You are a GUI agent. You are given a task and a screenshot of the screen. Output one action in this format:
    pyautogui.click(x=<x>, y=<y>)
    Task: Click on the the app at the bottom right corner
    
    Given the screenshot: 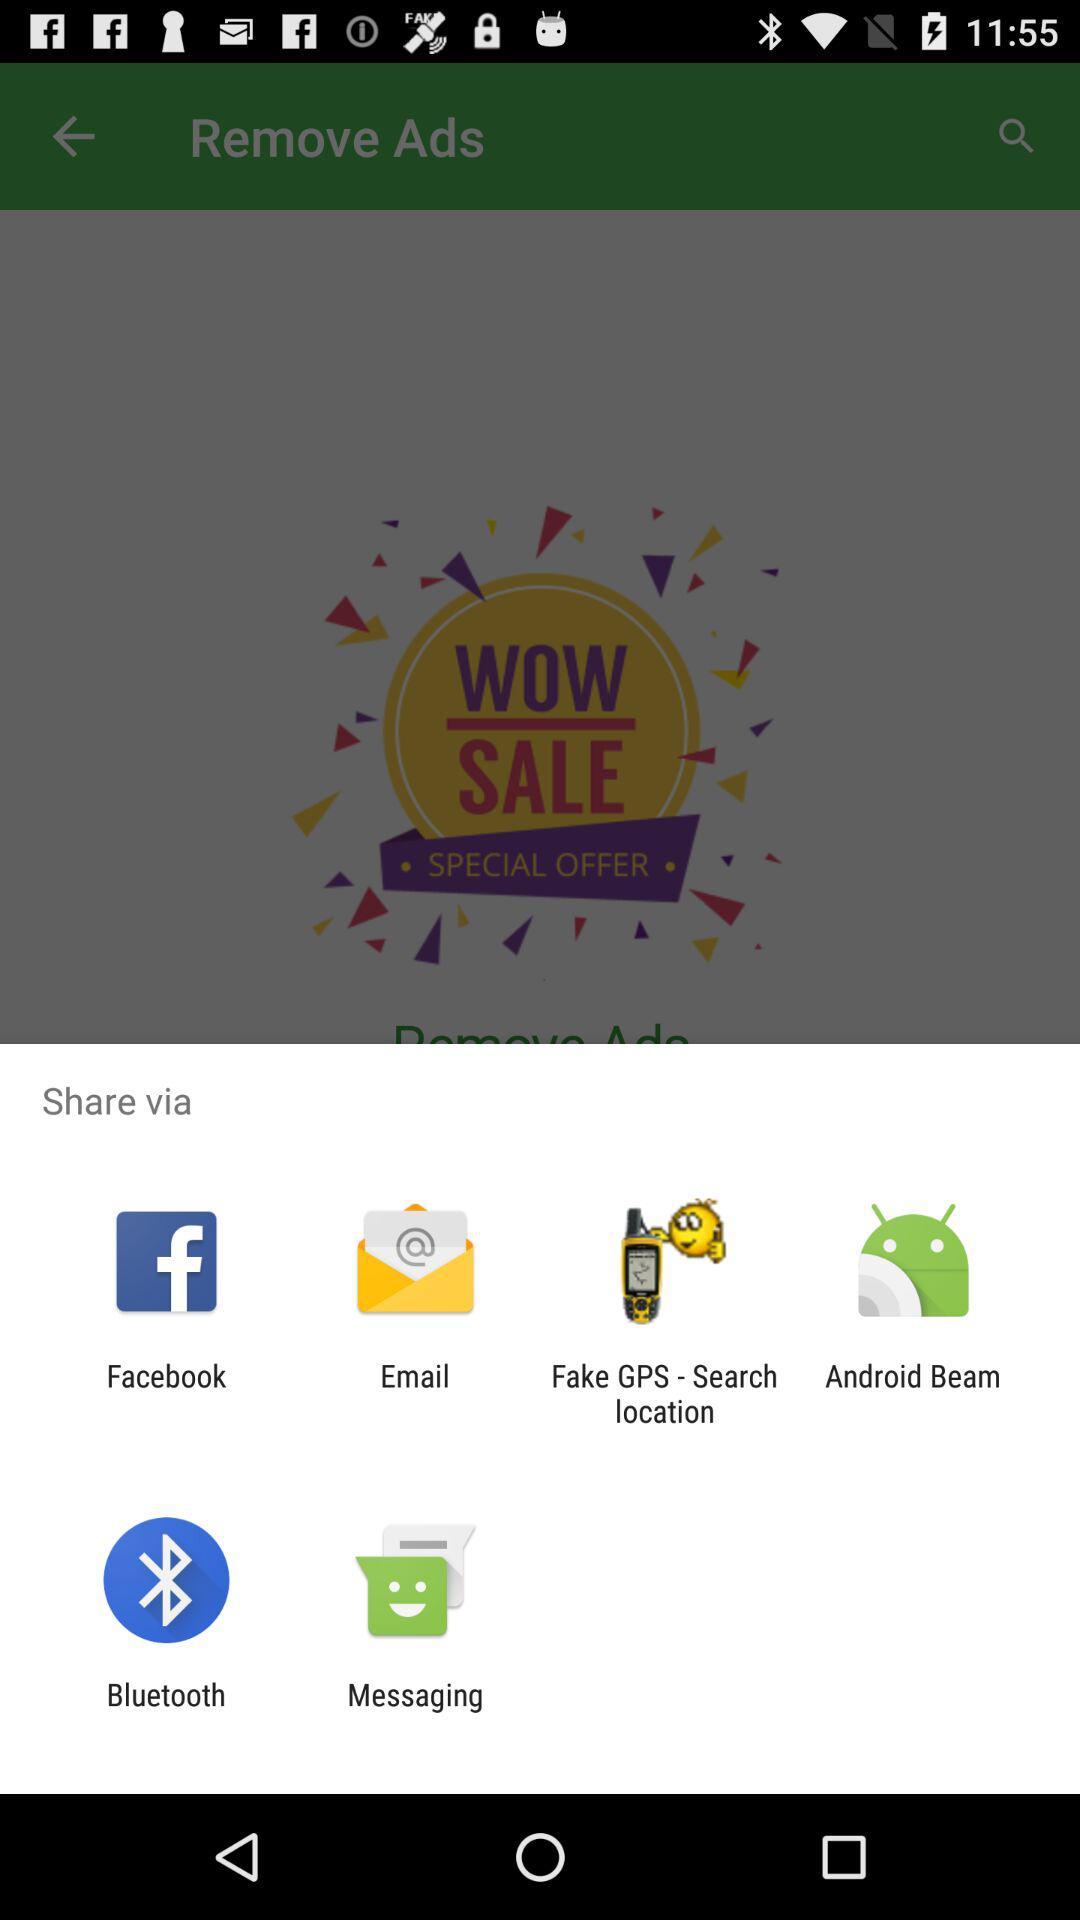 What is the action you would take?
    pyautogui.click(x=913, y=1392)
    